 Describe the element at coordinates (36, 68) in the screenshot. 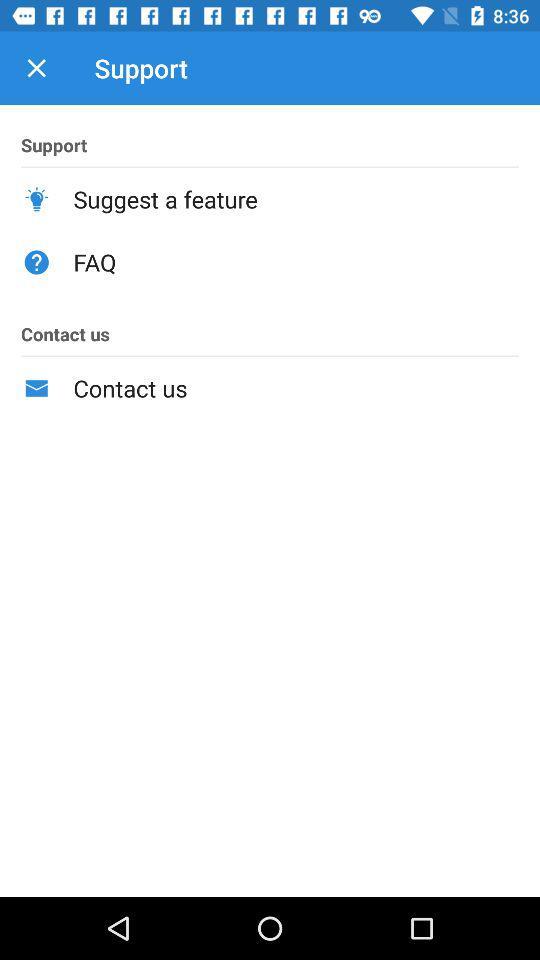

I see `item to the left of support item` at that location.